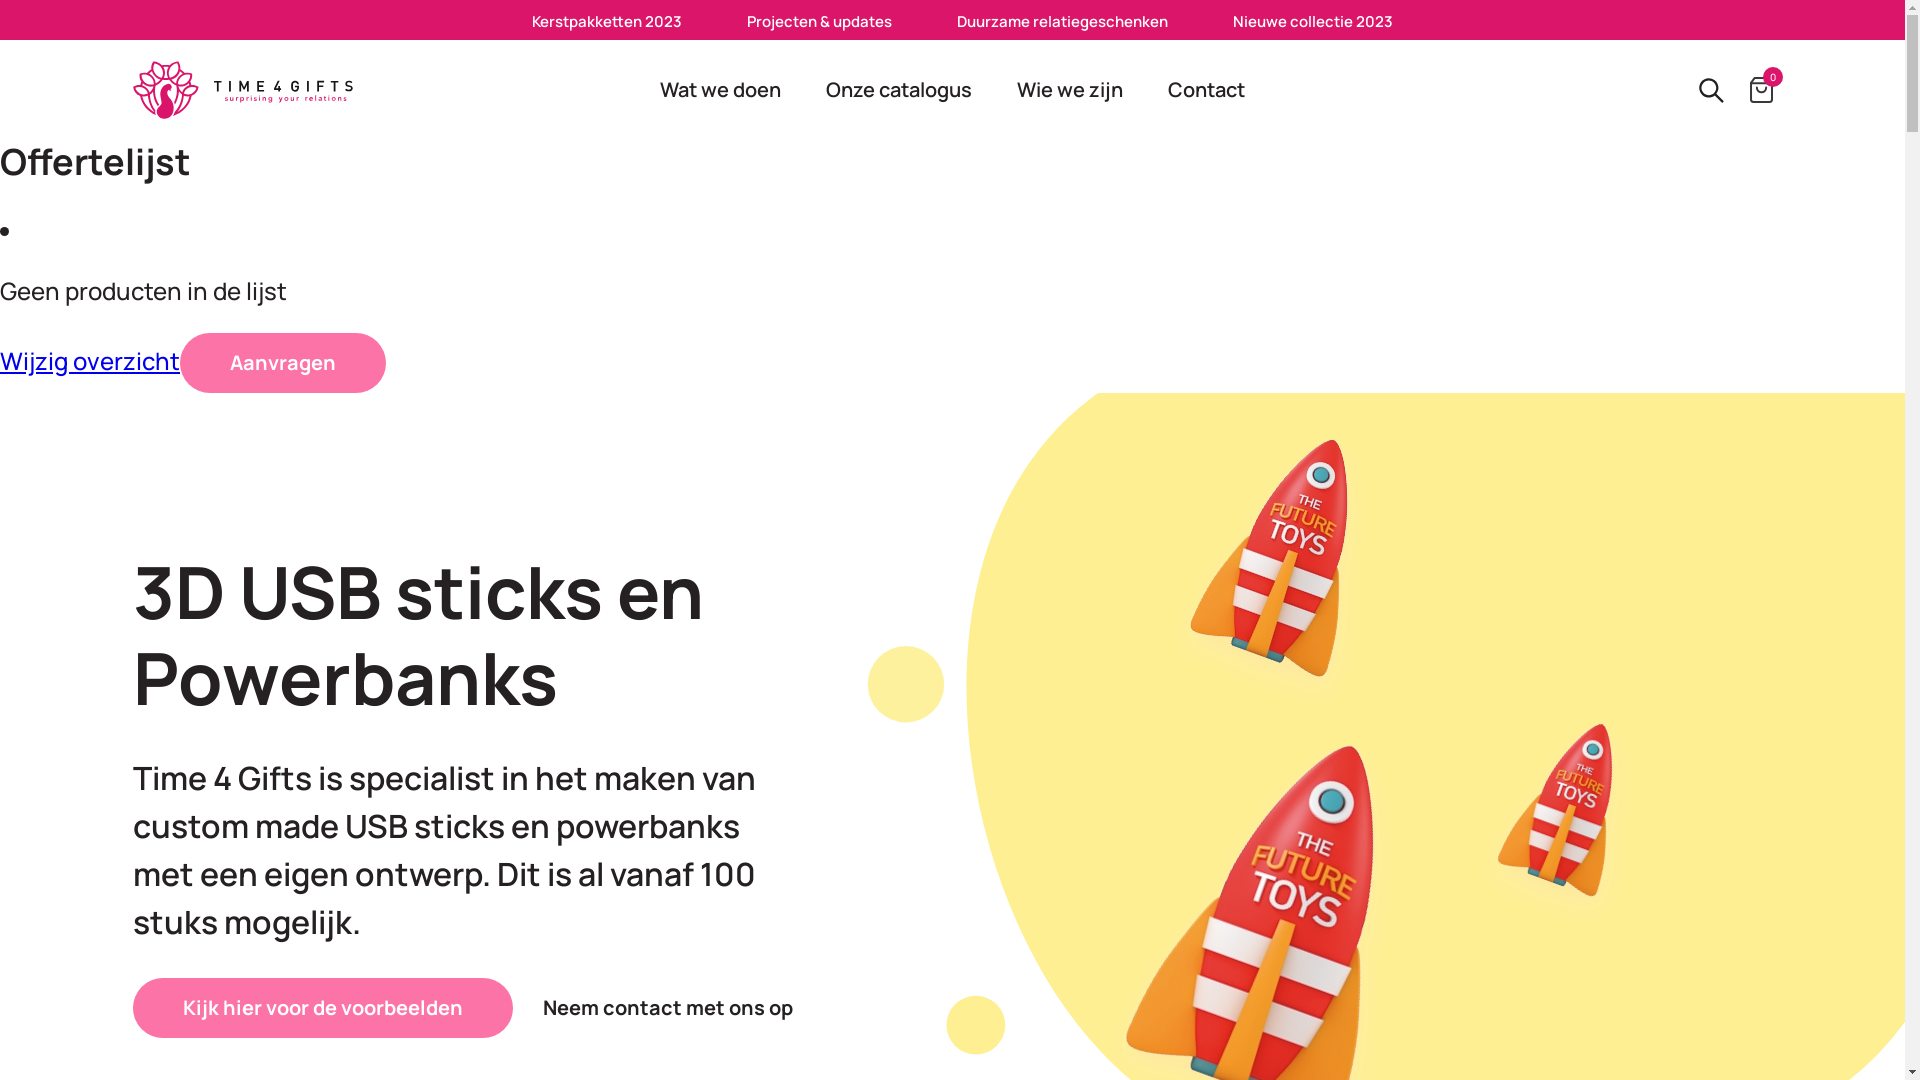 This screenshot has height=1080, width=1920. What do you see at coordinates (1061, 21) in the screenshot?
I see `'Duurzame relatiegeschenken'` at bounding box center [1061, 21].